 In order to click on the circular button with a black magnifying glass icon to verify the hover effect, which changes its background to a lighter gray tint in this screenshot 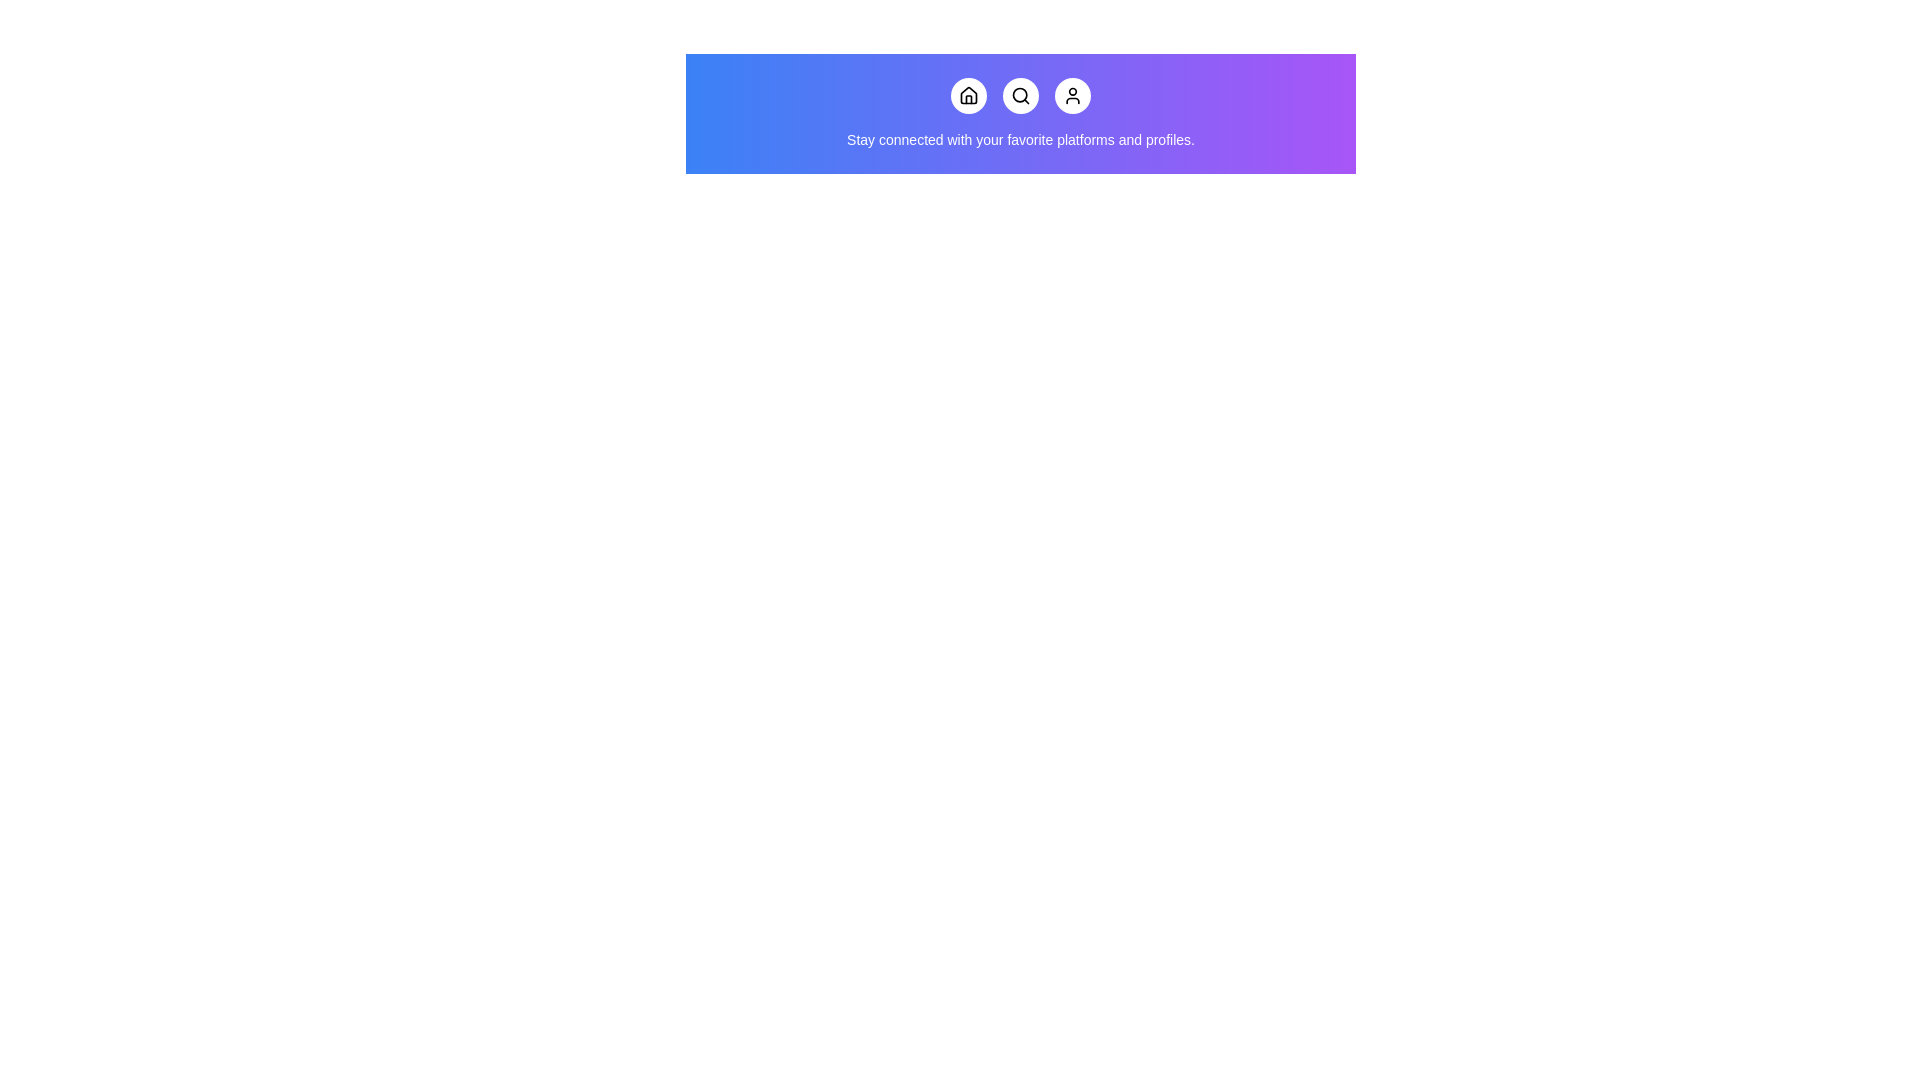, I will do `click(1021, 96)`.